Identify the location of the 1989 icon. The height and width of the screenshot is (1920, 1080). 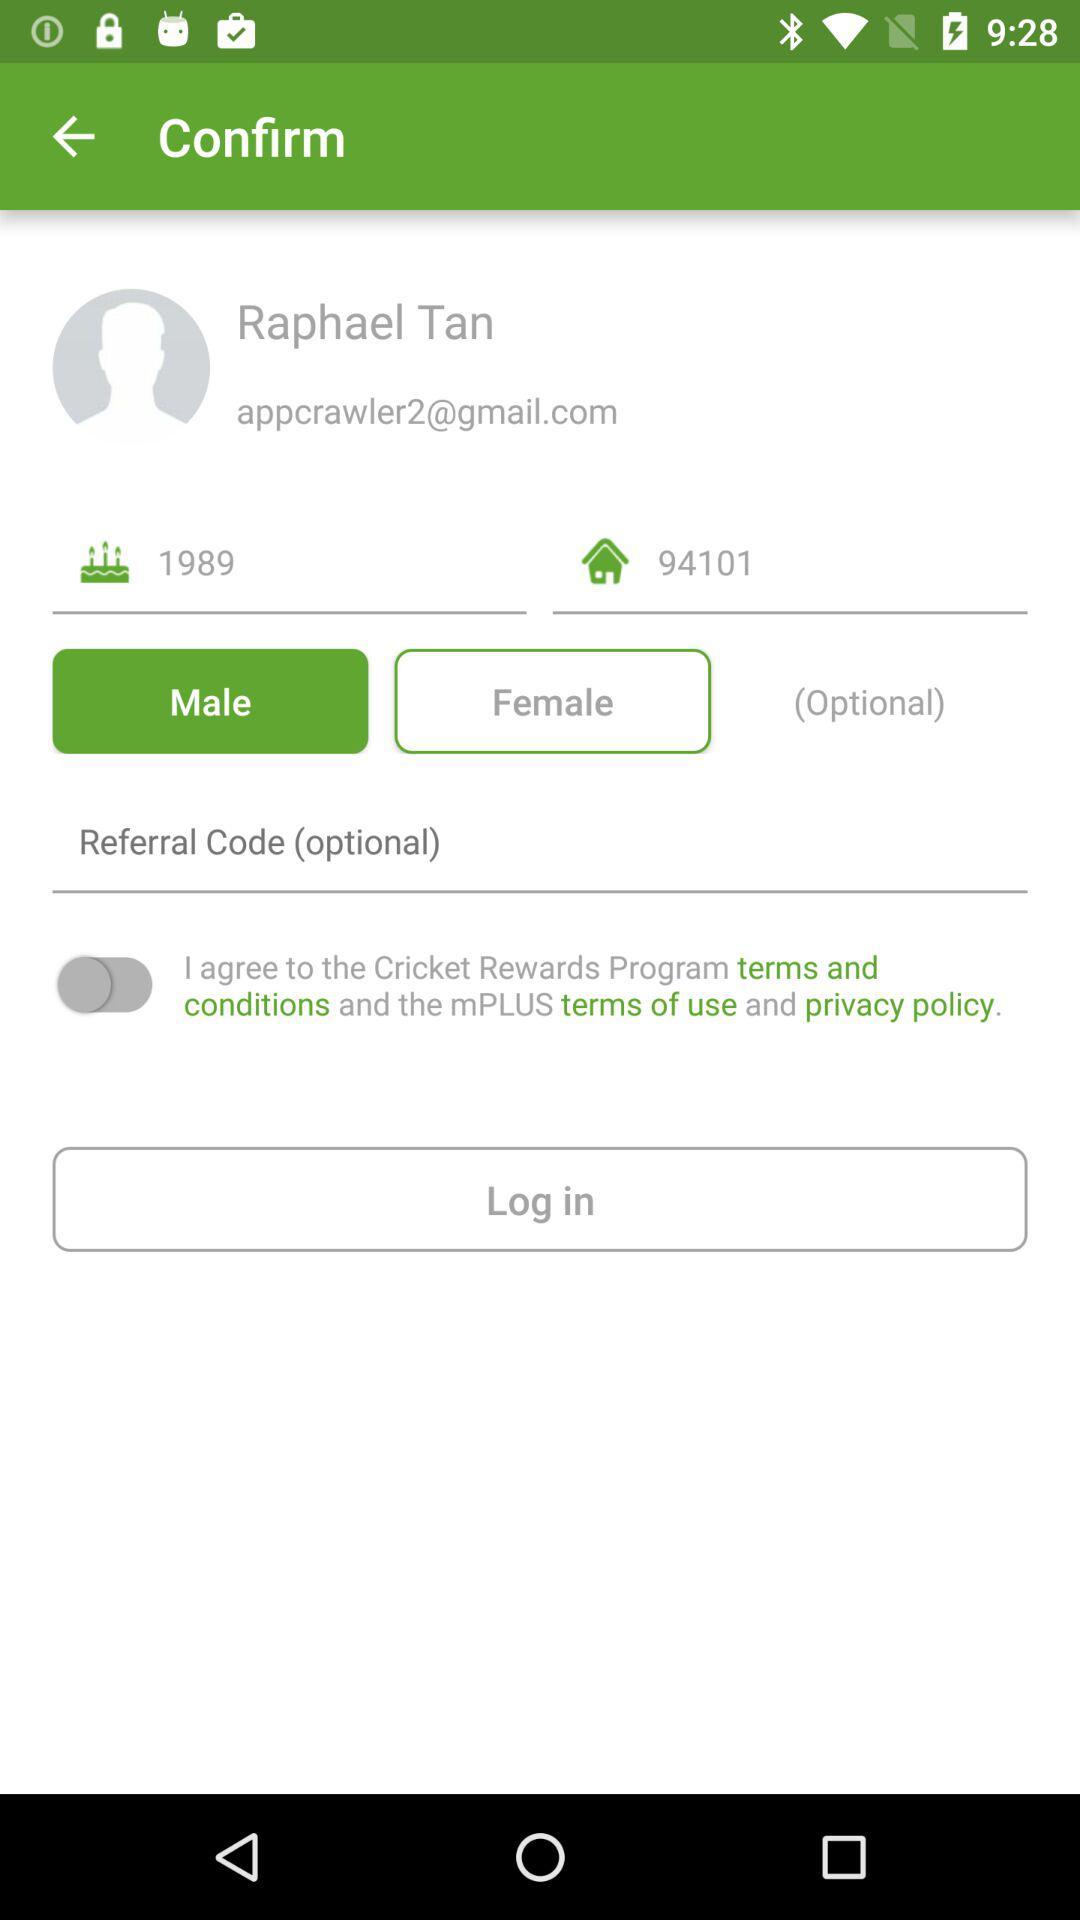
(341, 560).